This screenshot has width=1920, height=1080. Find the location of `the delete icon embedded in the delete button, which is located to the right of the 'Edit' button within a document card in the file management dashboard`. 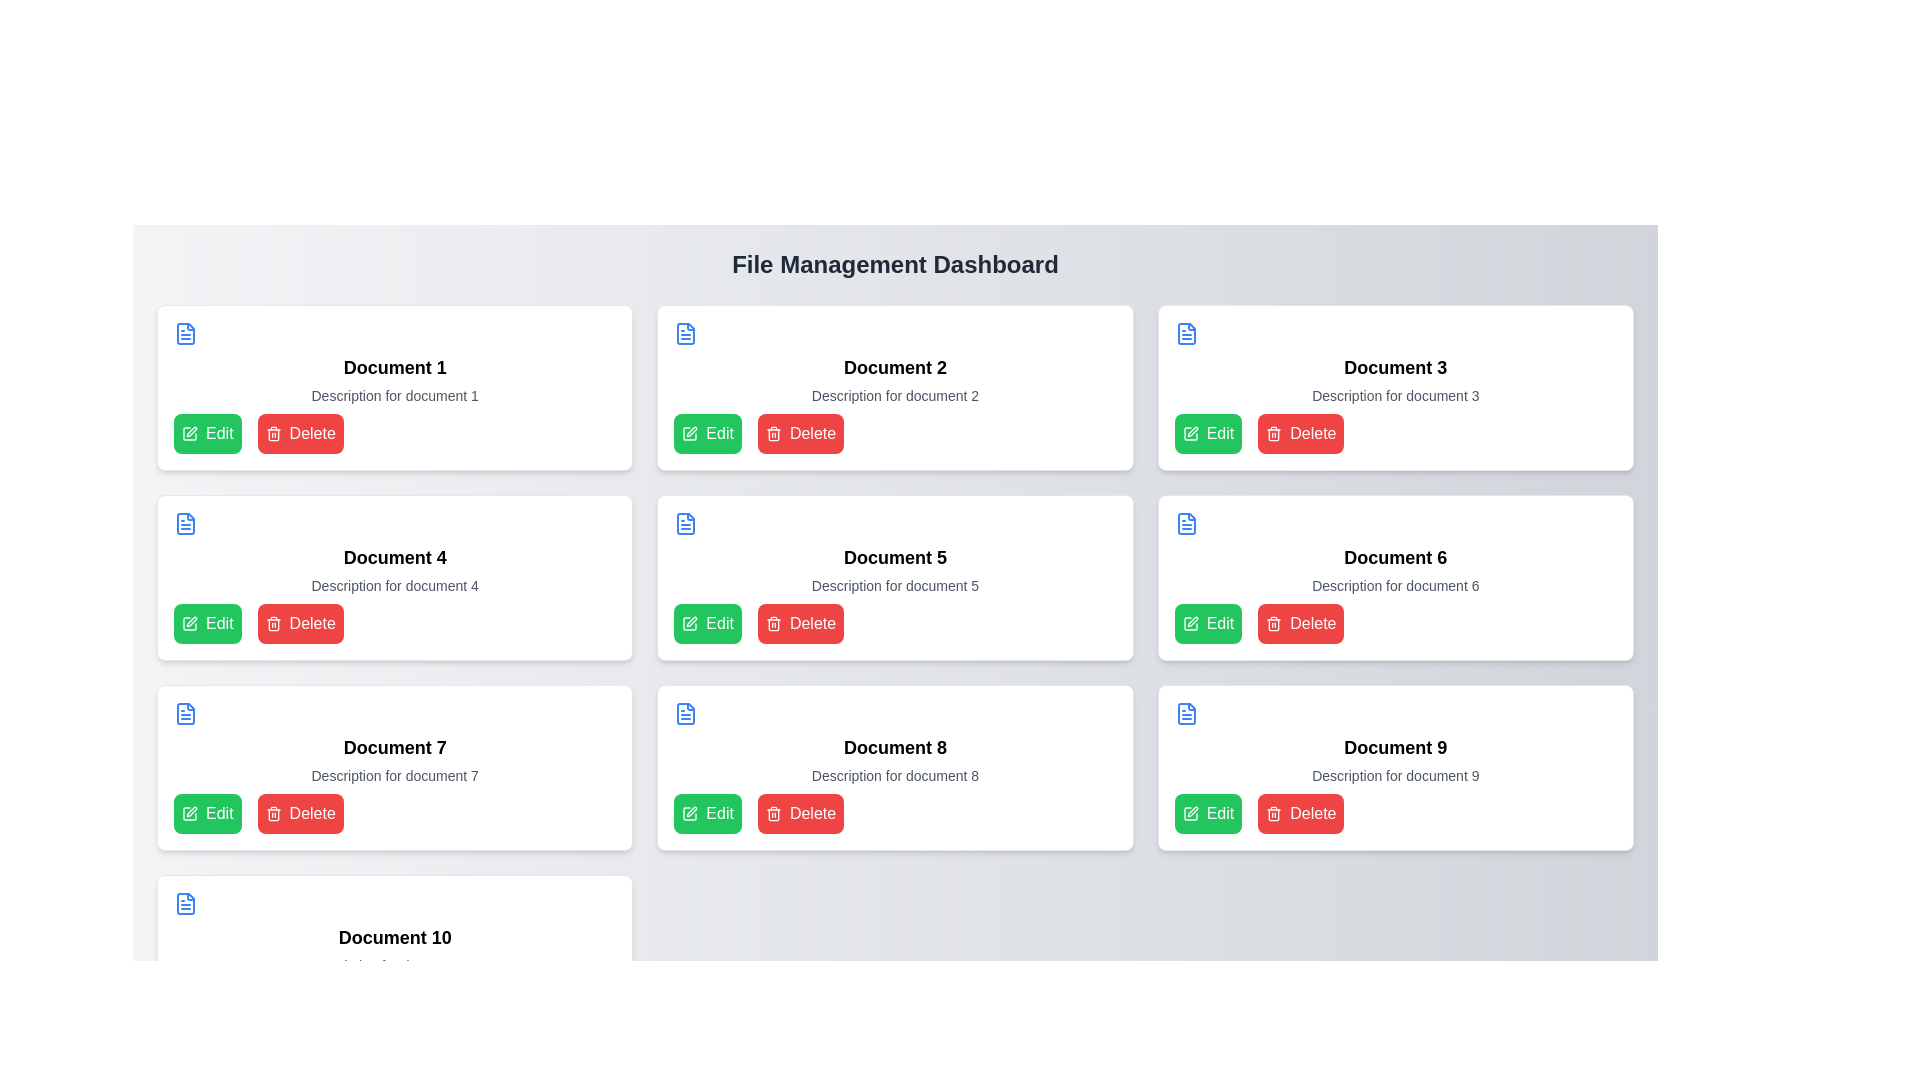

the delete icon embedded in the delete button, which is located to the right of the 'Edit' button within a document card in the file management dashboard is located at coordinates (772, 813).